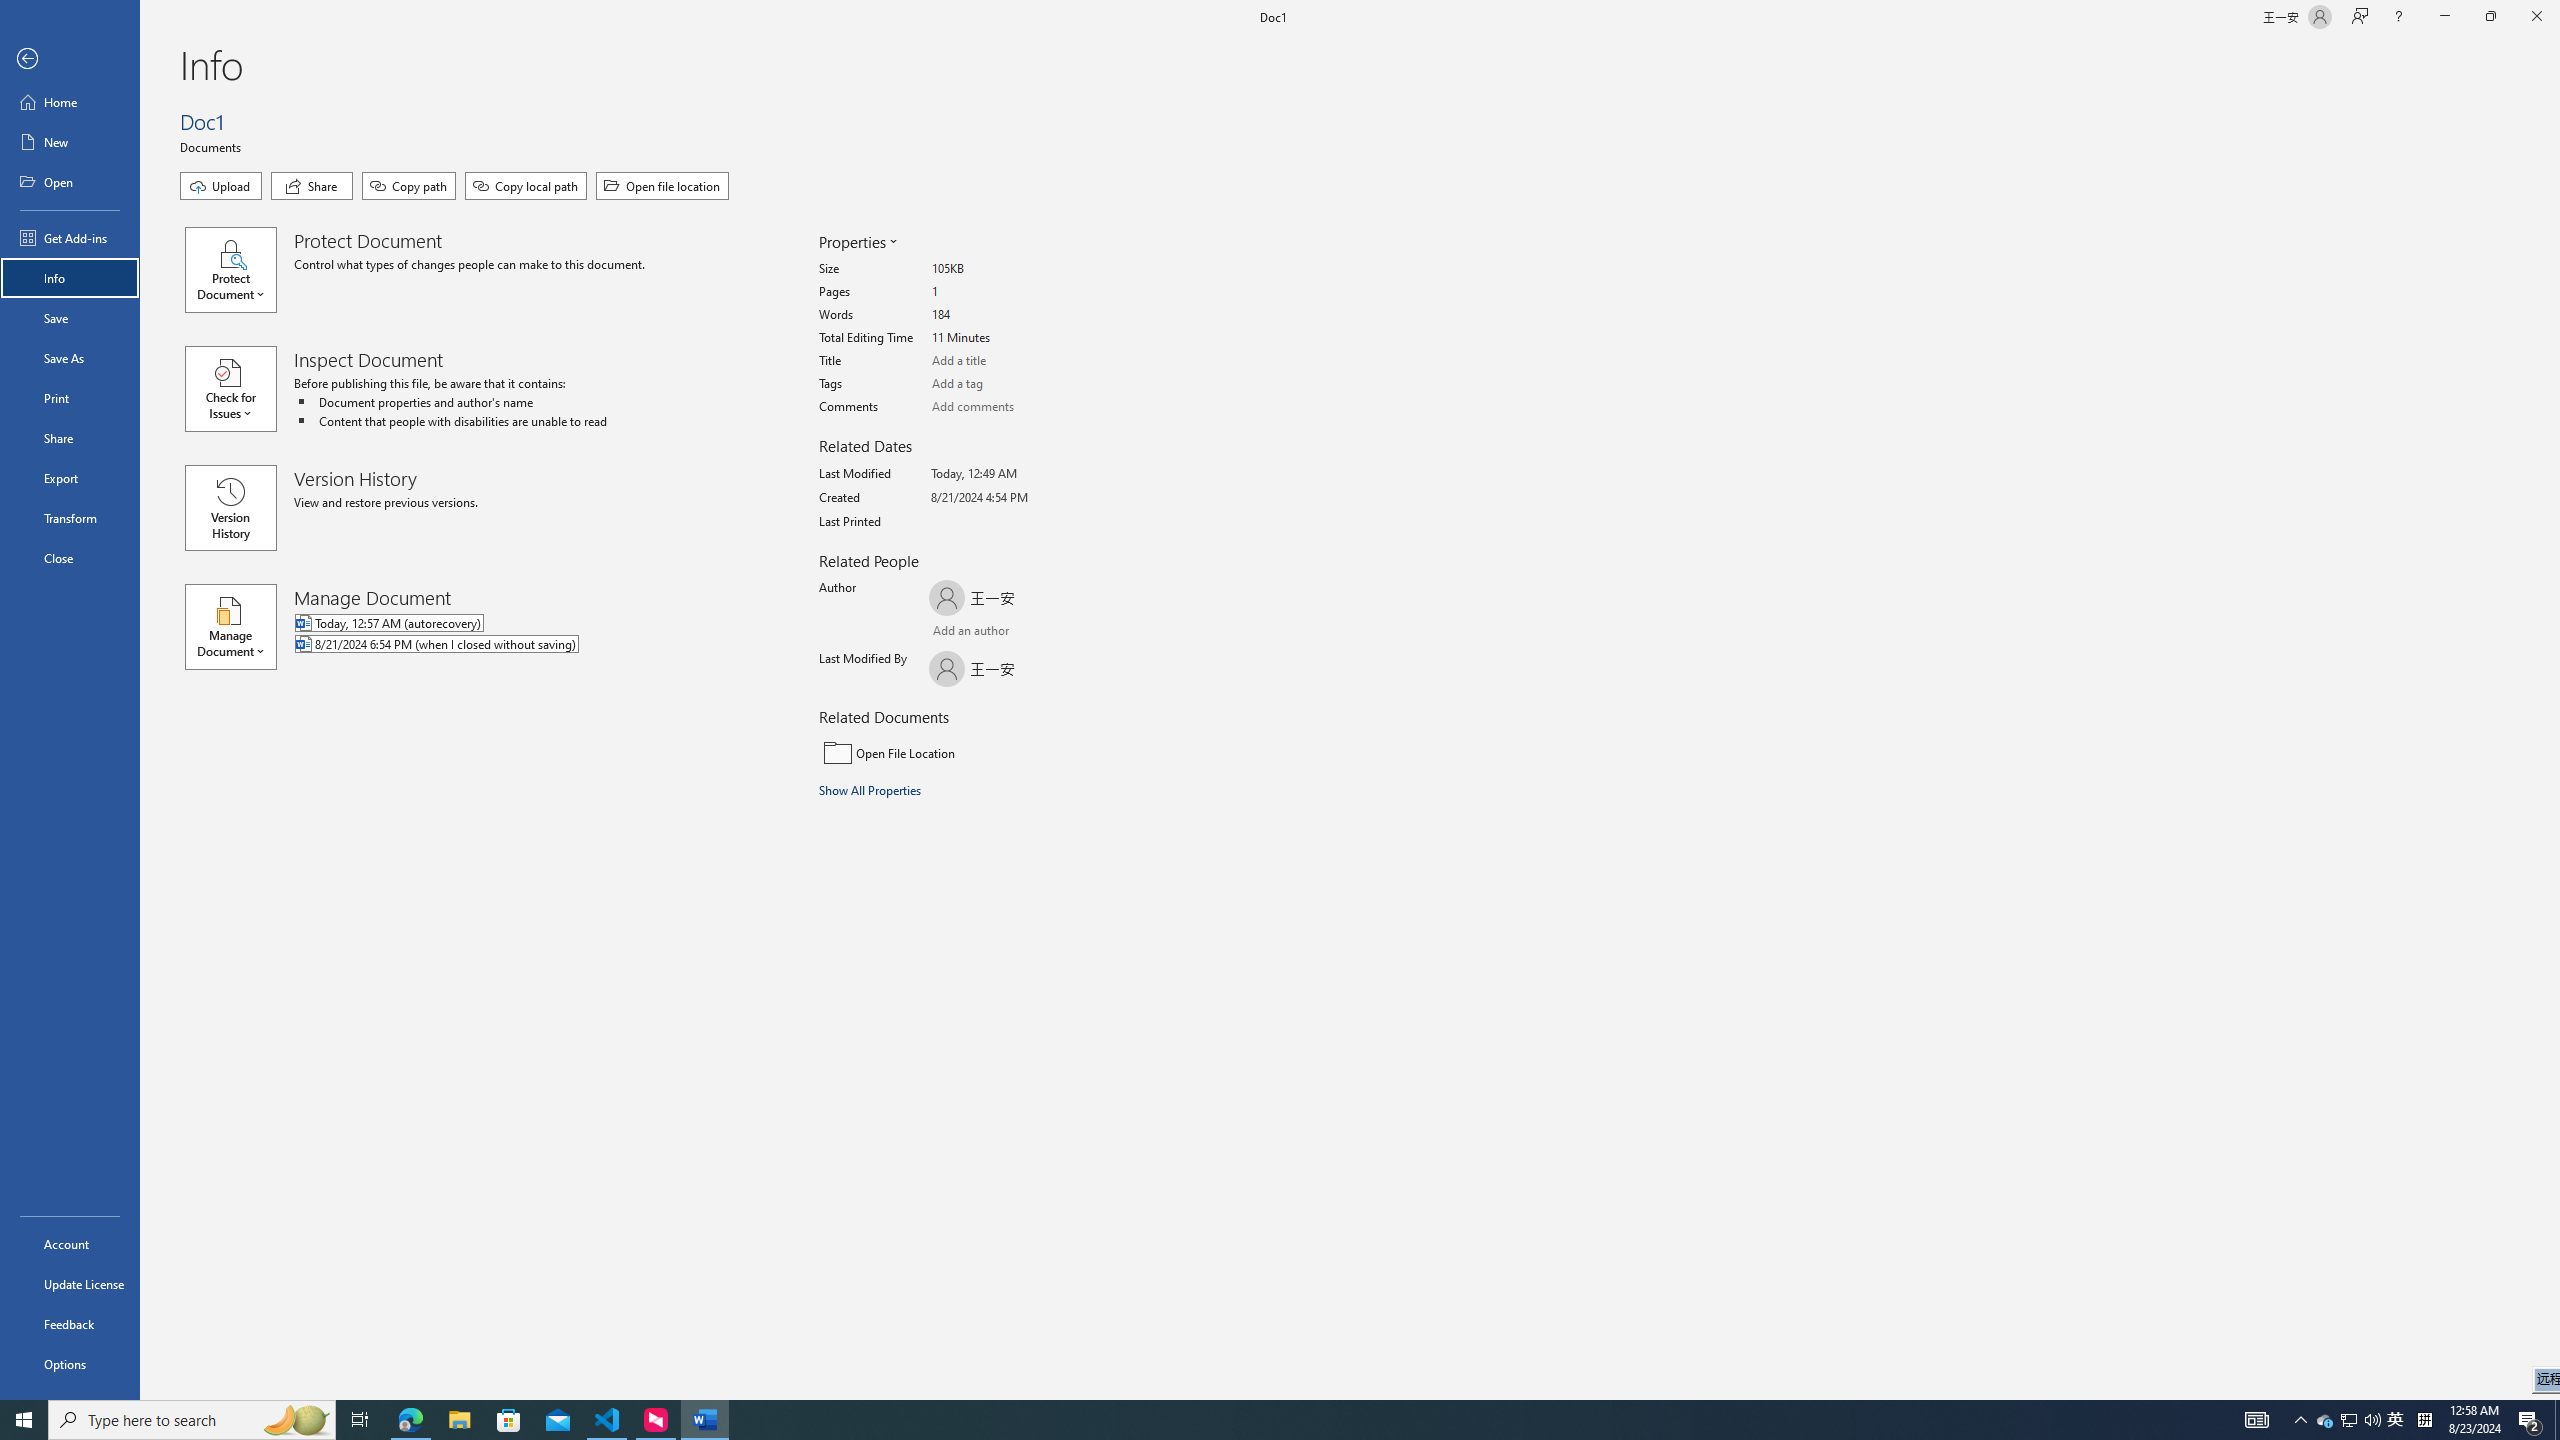  What do you see at coordinates (983, 632) in the screenshot?
I see `'Verify Names'` at bounding box center [983, 632].